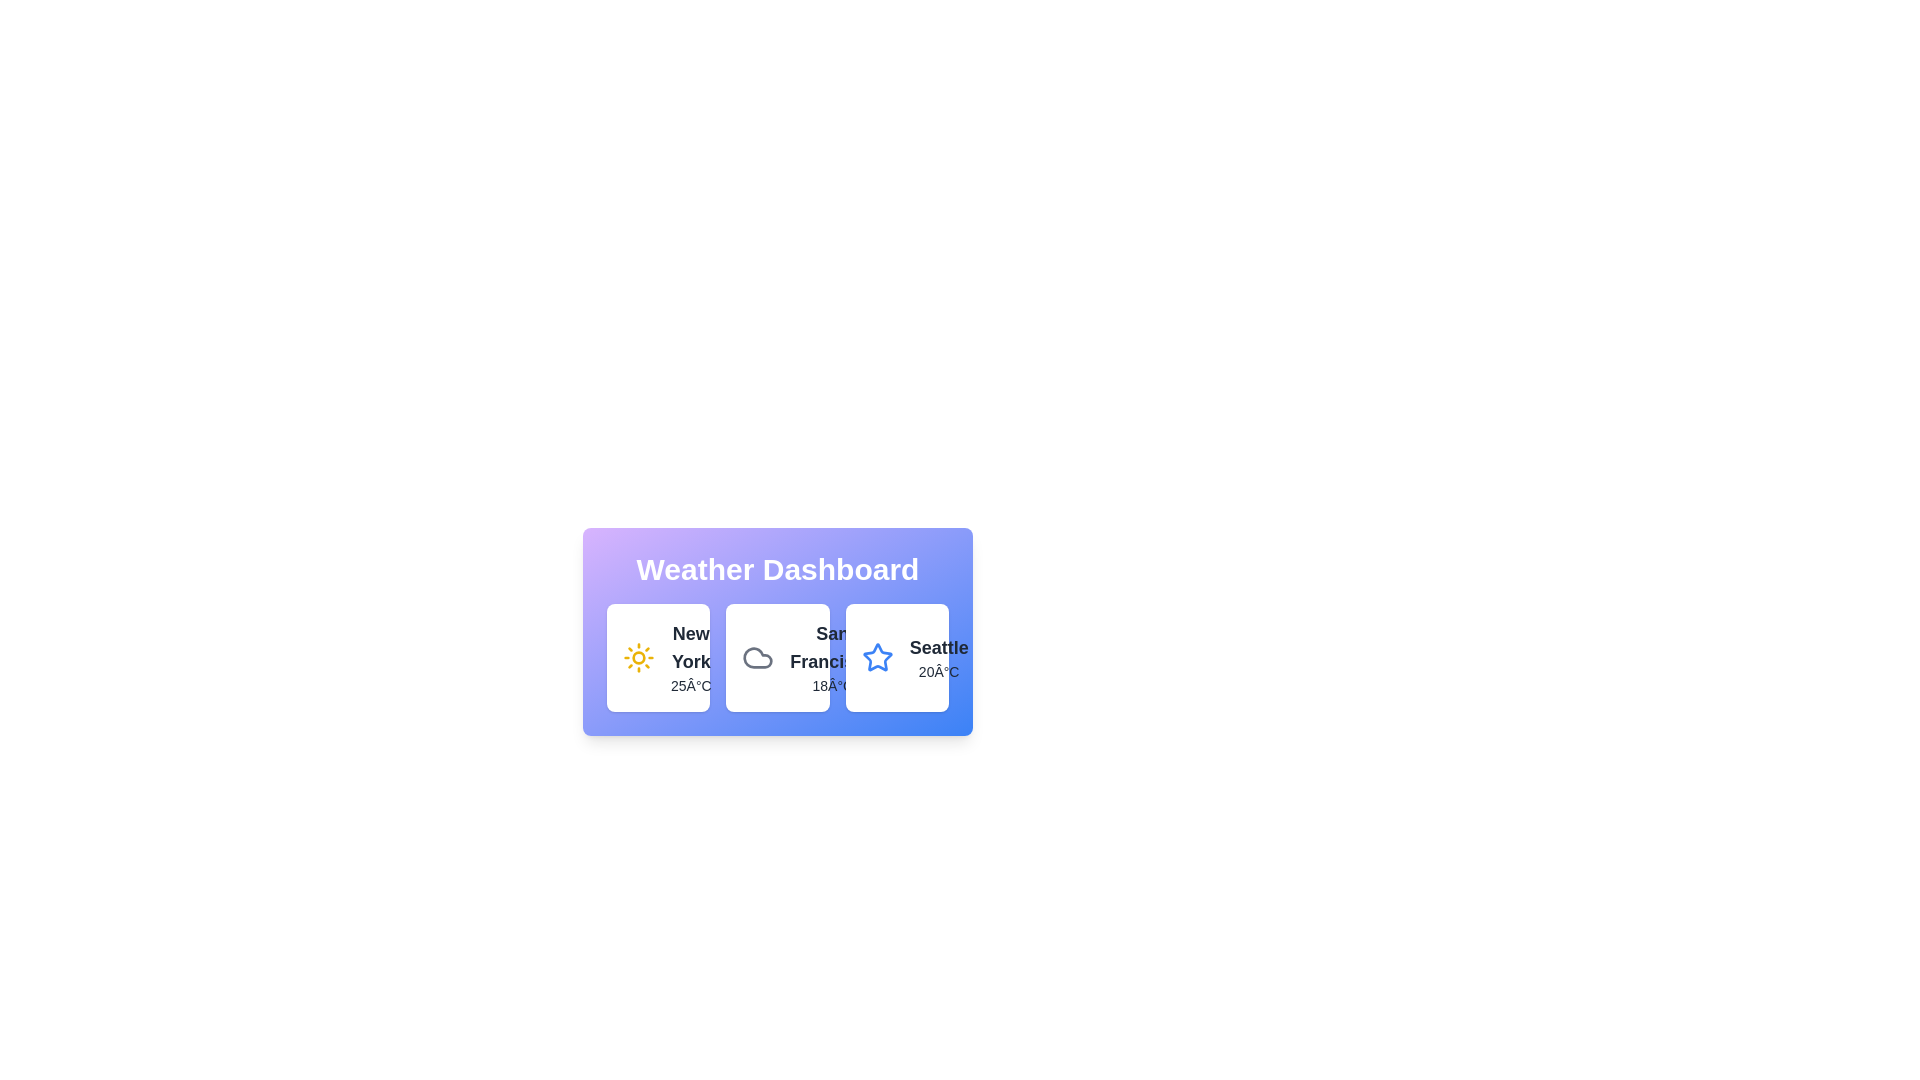 Image resolution: width=1920 pixels, height=1080 pixels. I want to click on the blue star icon located, so click(877, 658).